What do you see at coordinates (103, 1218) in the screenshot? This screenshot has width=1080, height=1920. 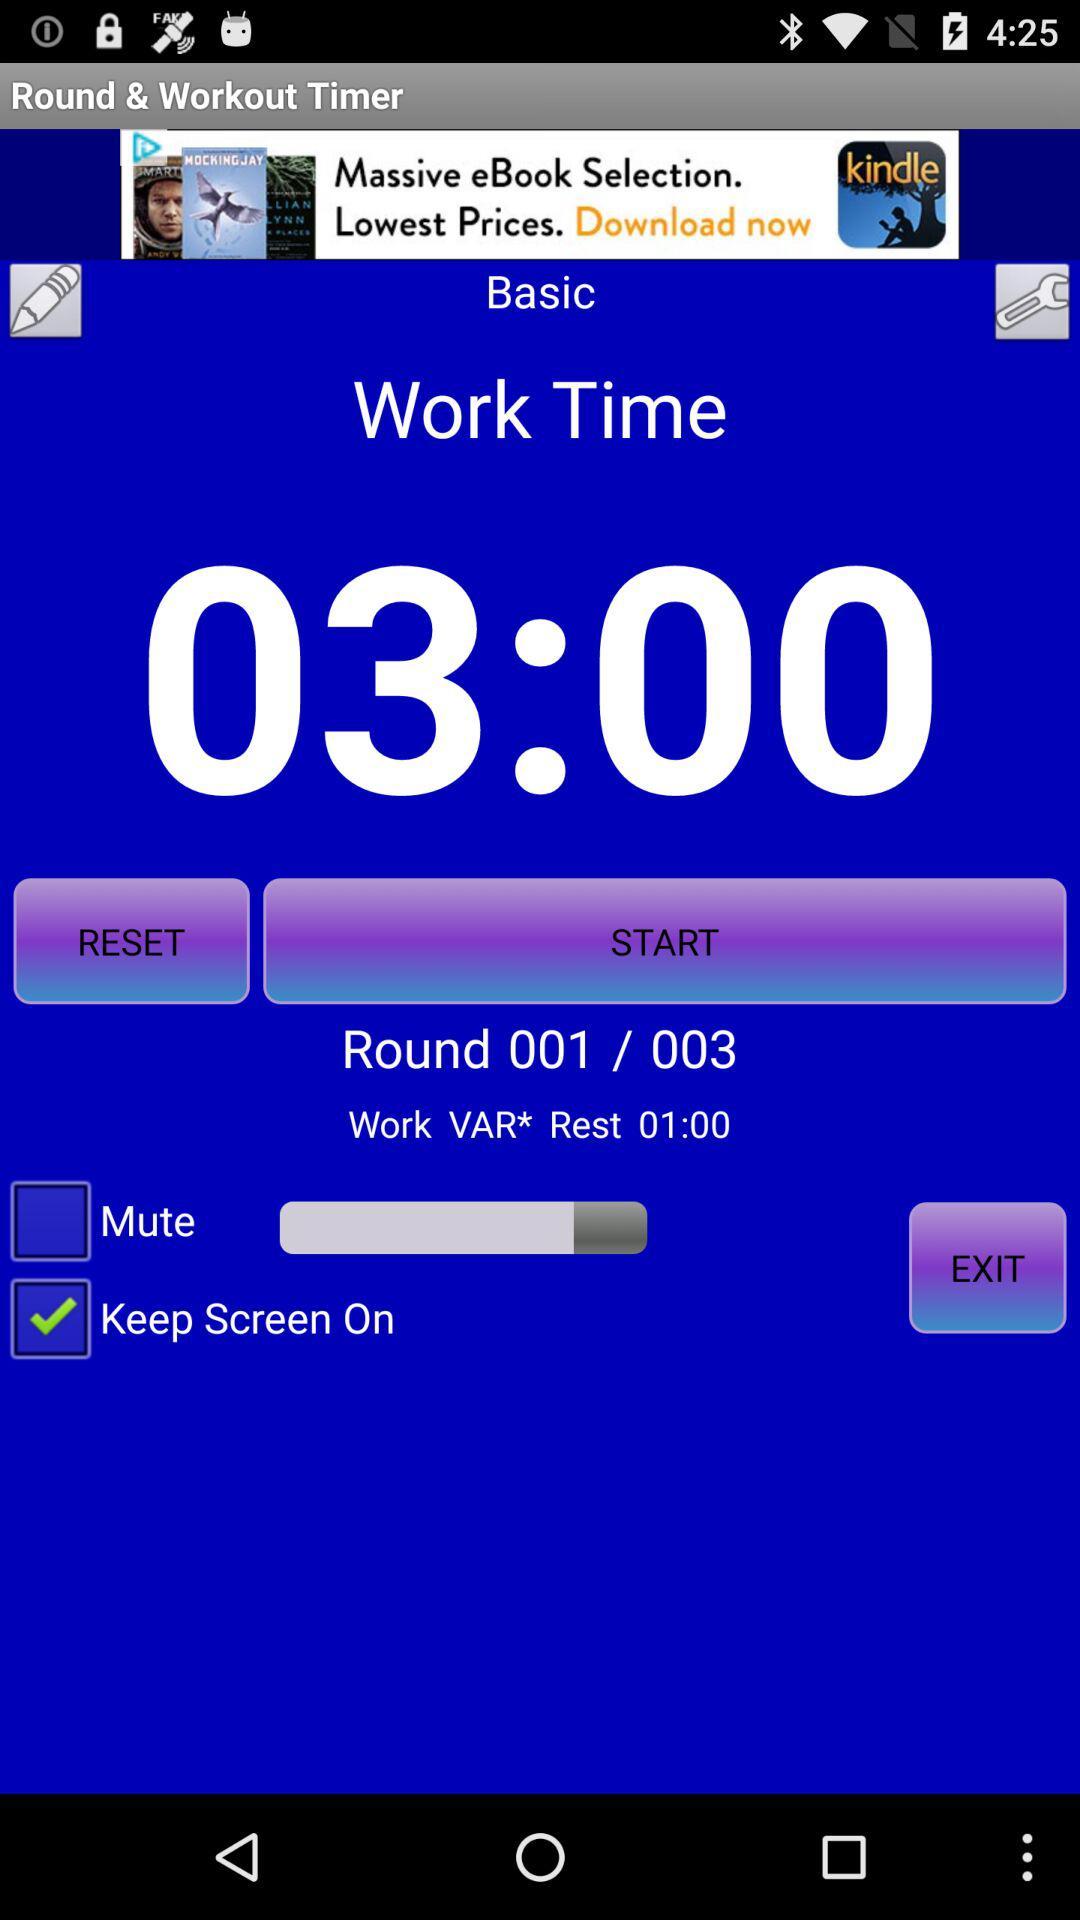 I see `mute  icon` at bounding box center [103, 1218].